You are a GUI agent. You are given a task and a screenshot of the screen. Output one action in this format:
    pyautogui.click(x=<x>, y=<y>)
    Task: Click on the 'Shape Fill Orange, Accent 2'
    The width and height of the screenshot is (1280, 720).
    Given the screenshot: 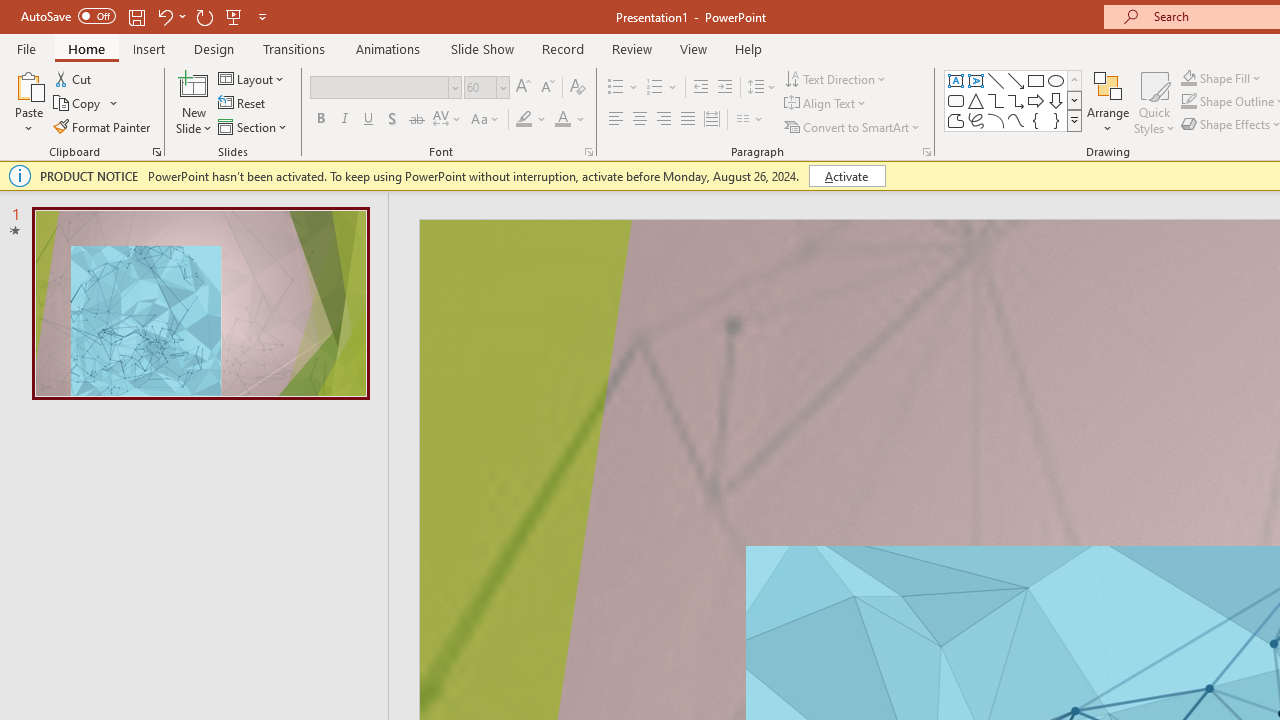 What is the action you would take?
    pyautogui.click(x=1189, y=77)
    